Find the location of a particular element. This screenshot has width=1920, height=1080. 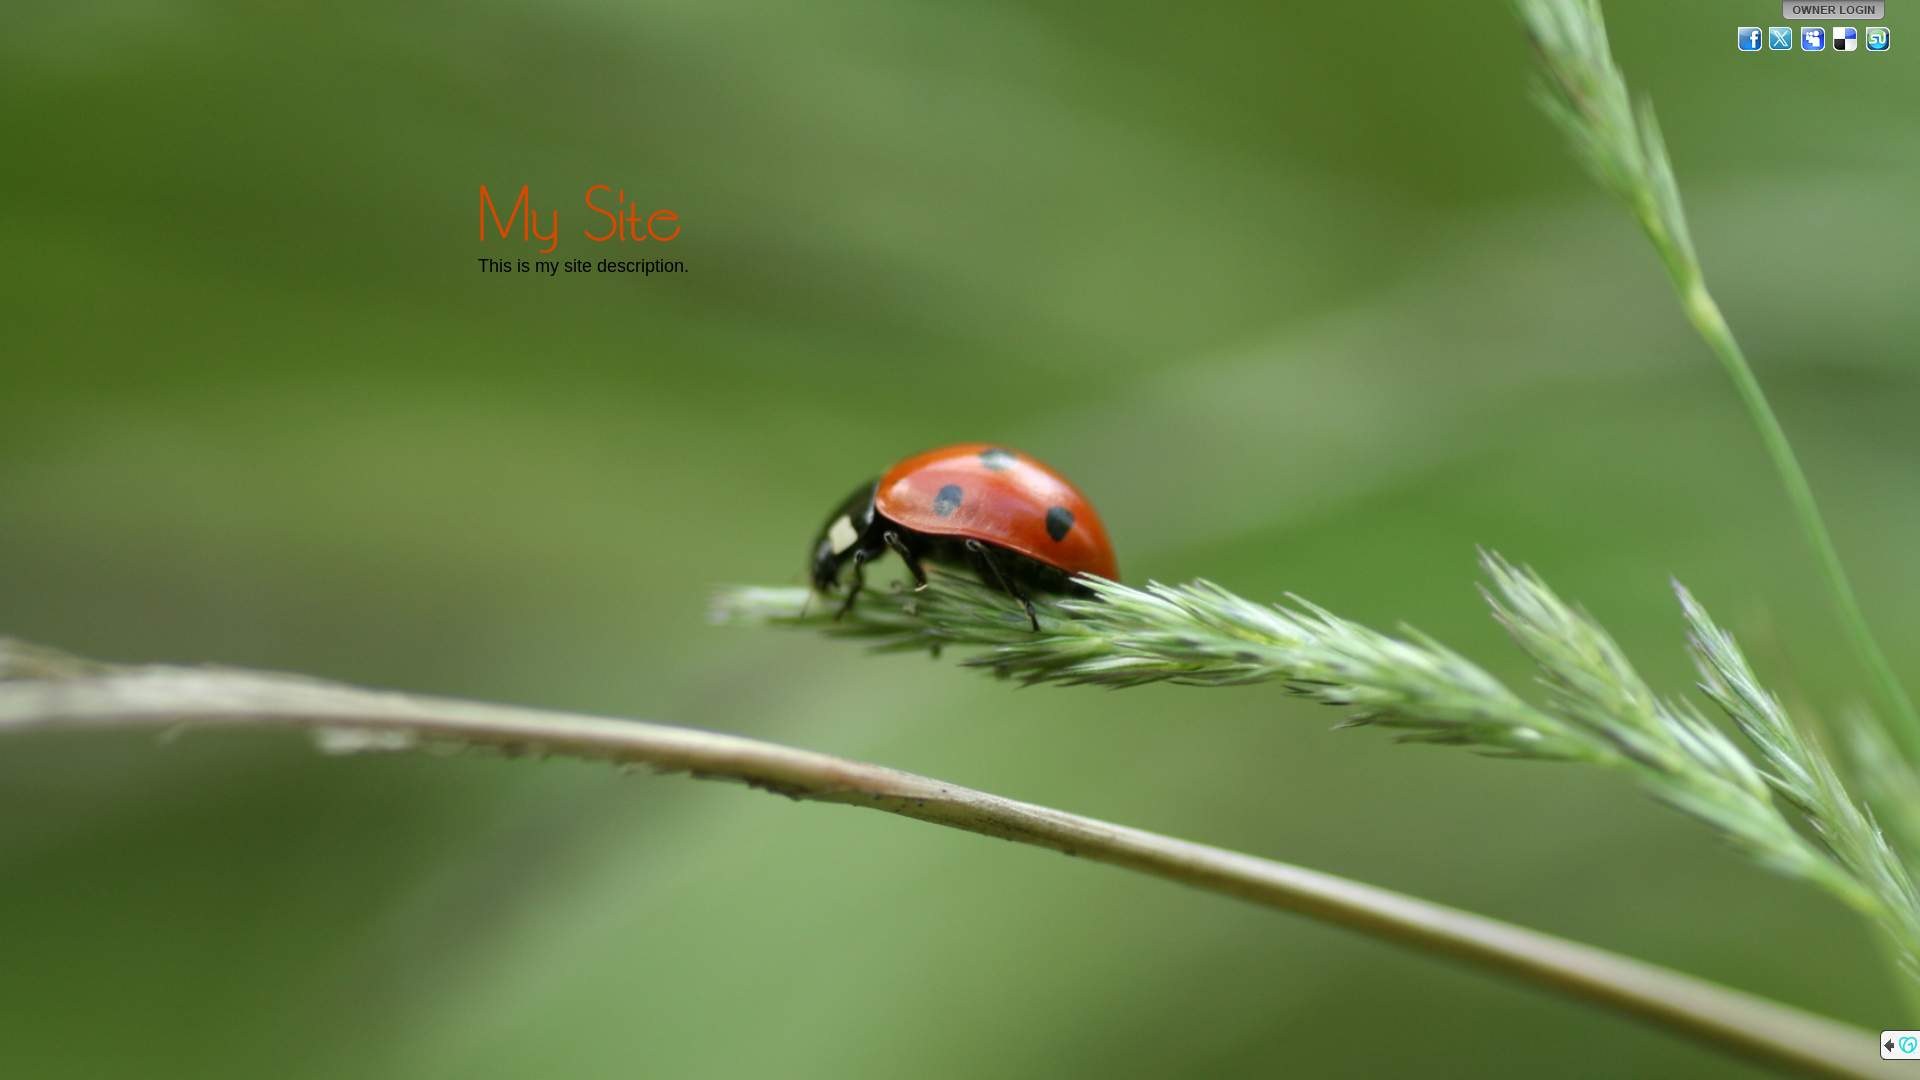

'Twitter' is located at coordinates (1781, 38).